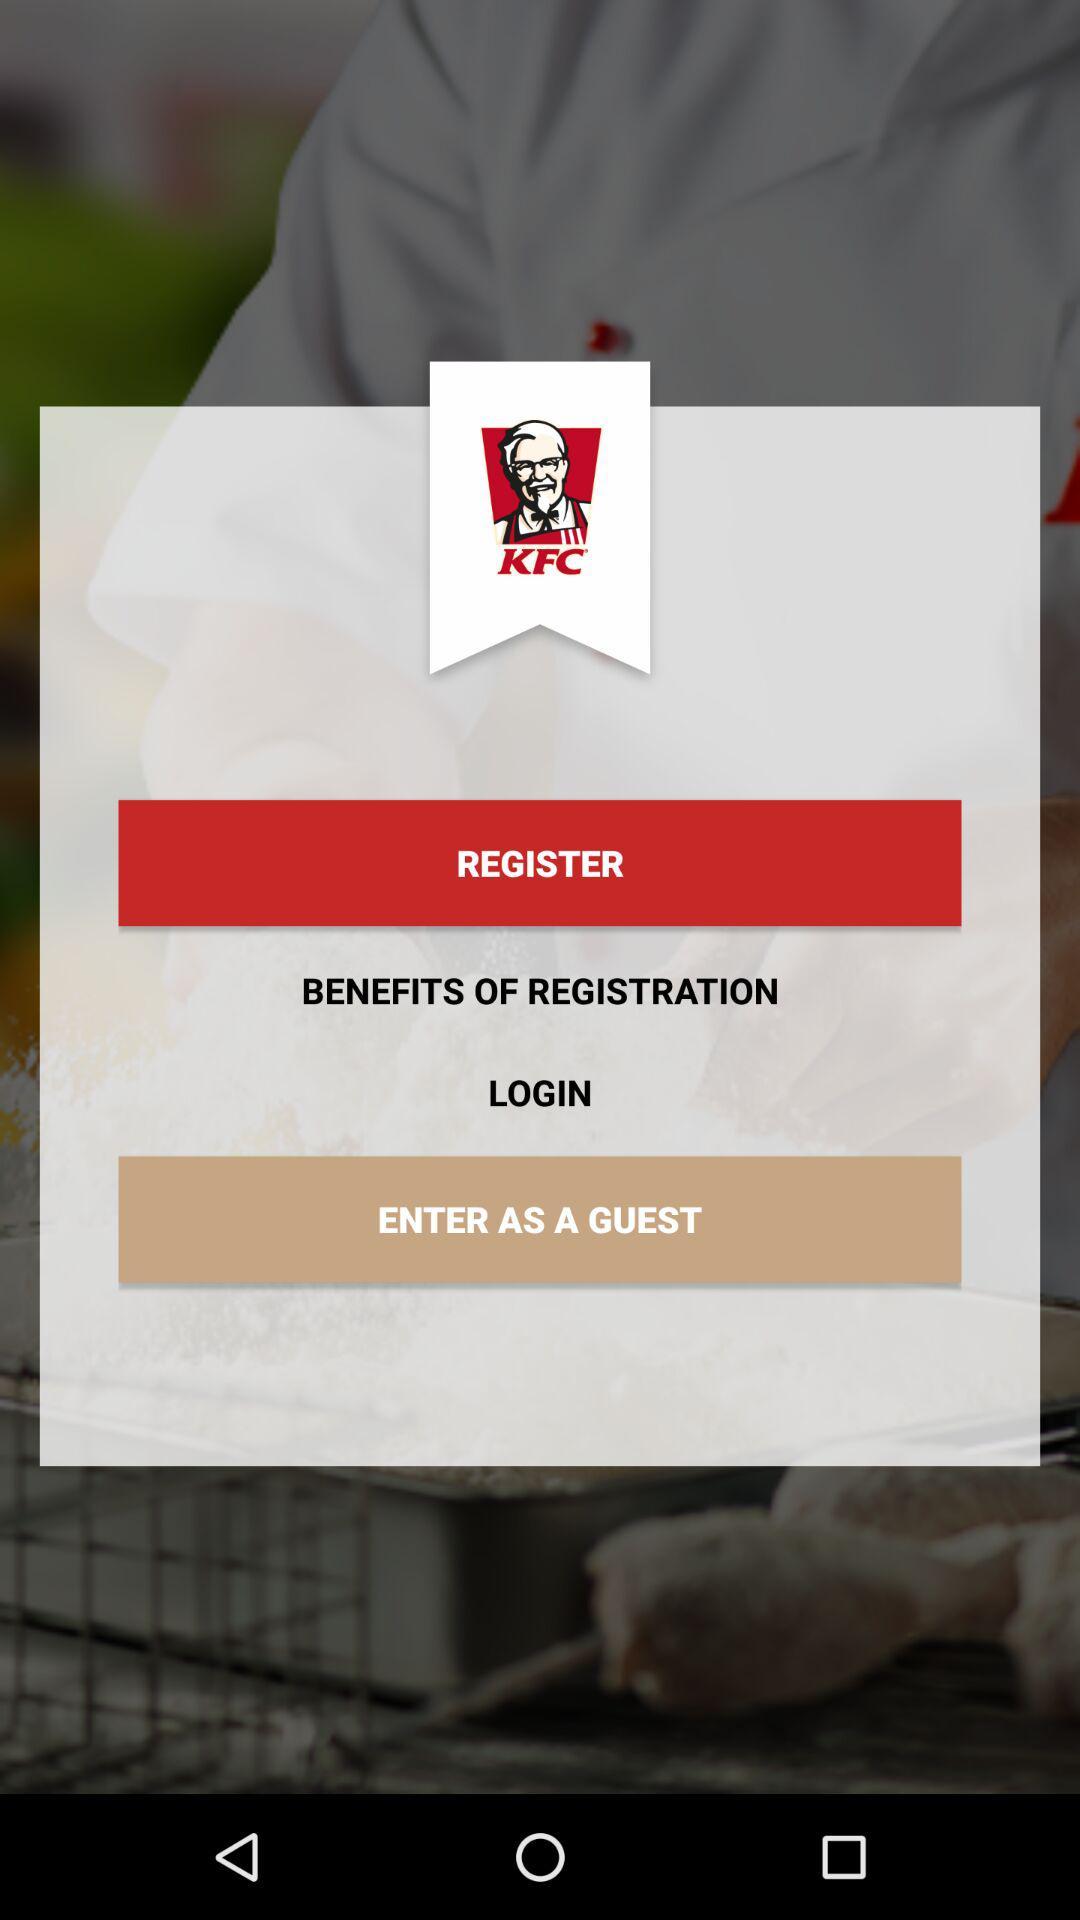 This screenshot has width=1080, height=1920. What do you see at coordinates (540, 863) in the screenshot?
I see `icon above the benefits of registration app` at bounding box center [540, 863].